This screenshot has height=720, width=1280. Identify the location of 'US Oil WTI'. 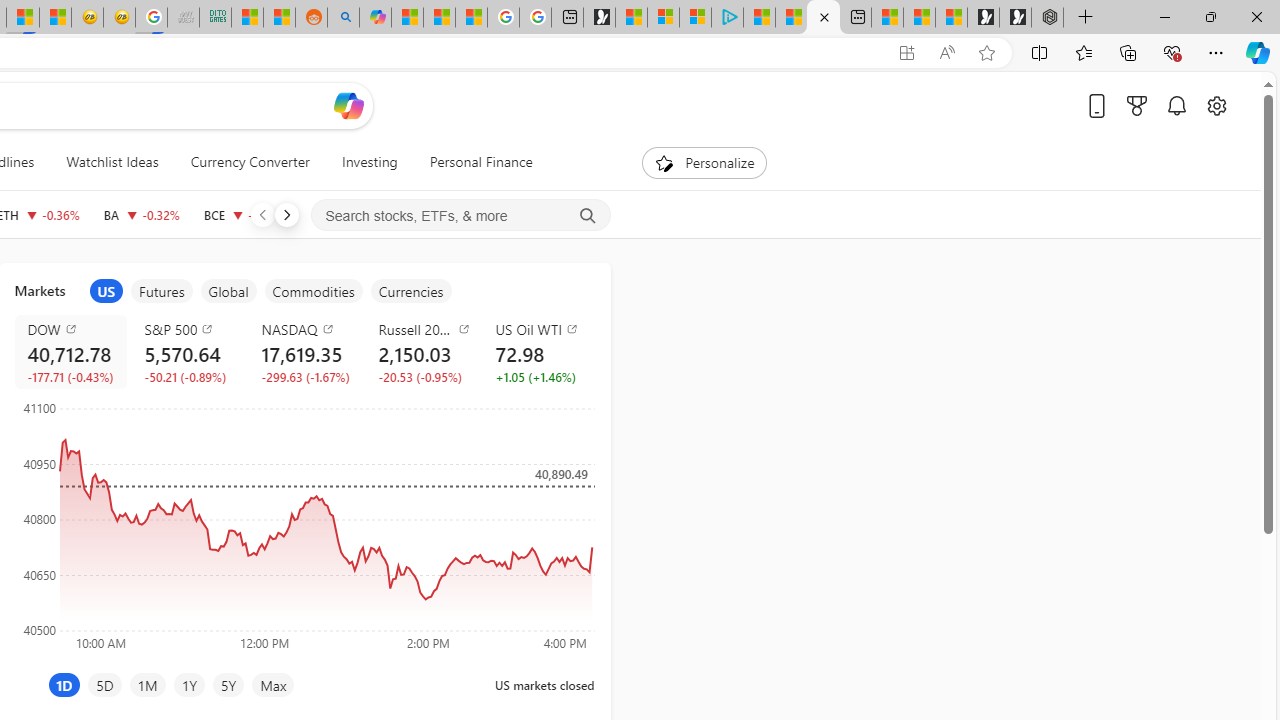
(542, 328).